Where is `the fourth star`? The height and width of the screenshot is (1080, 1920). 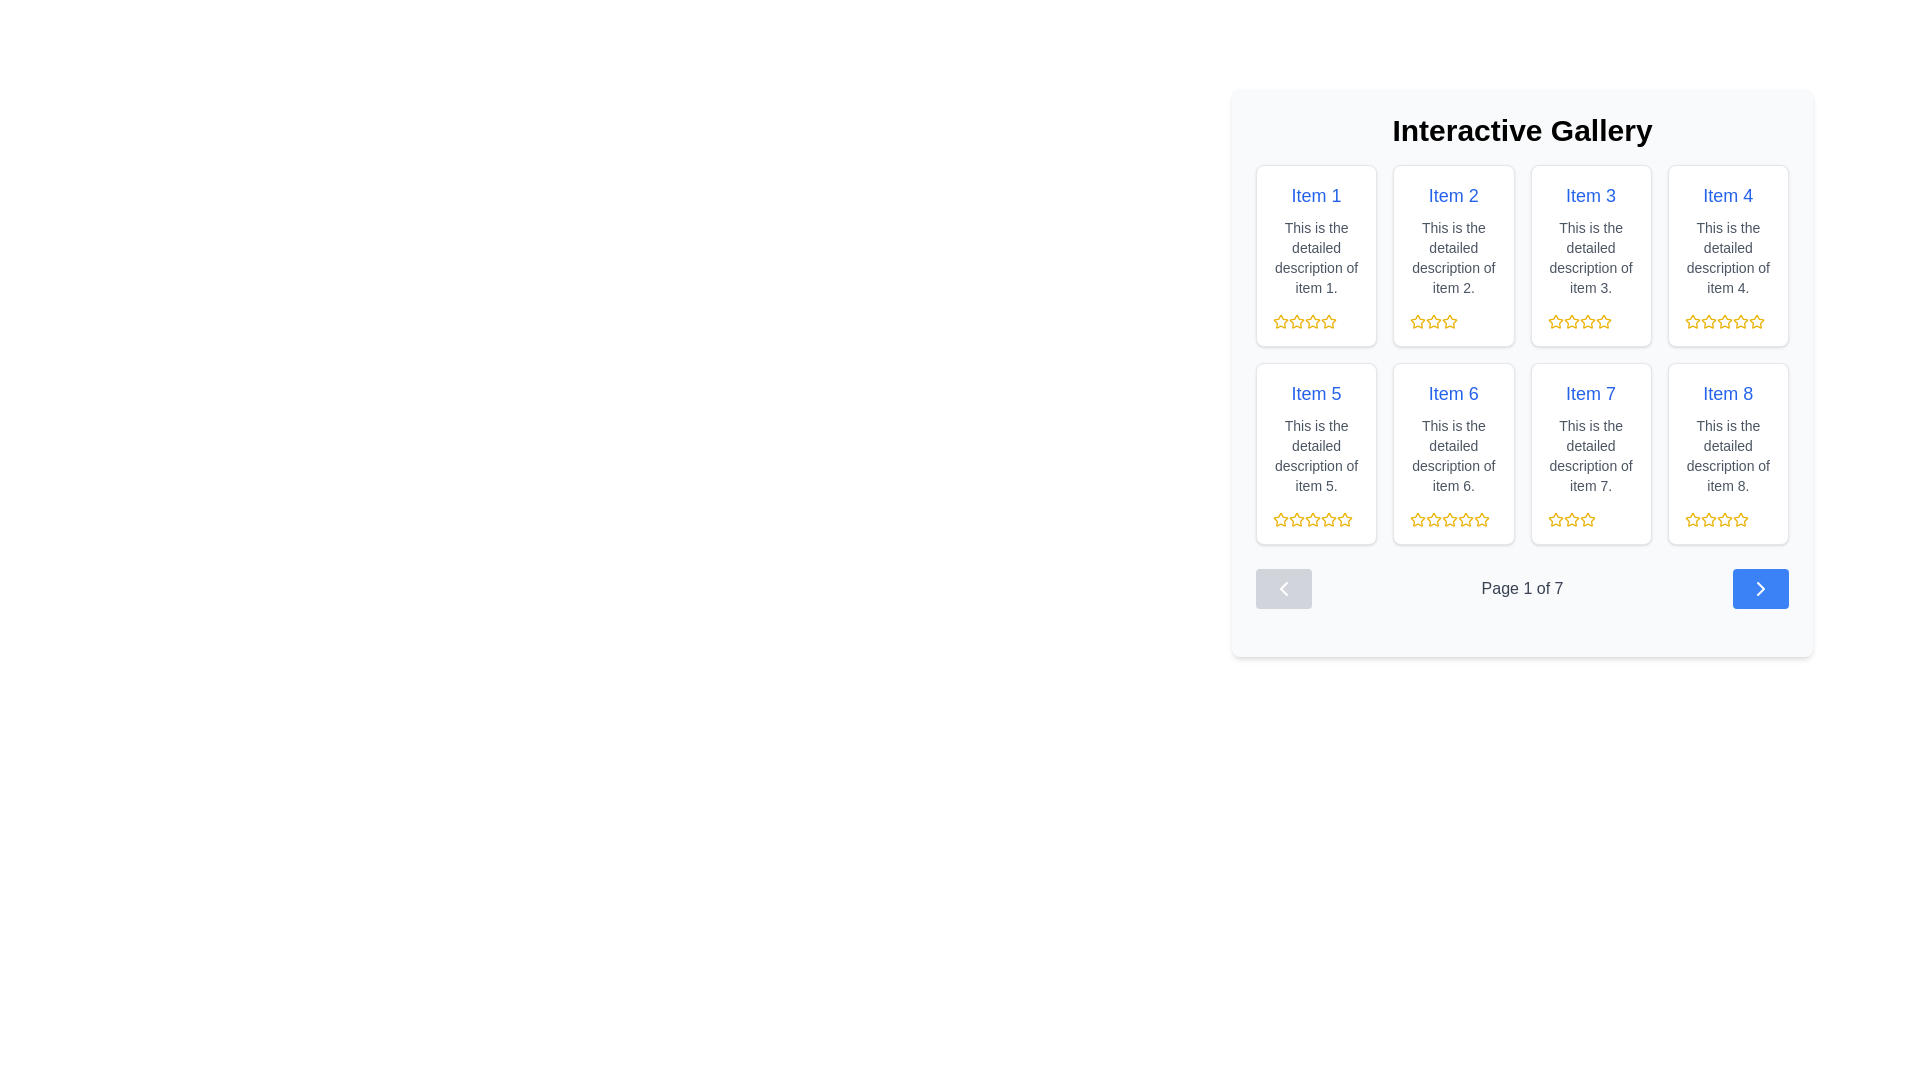 the fourth star is located at coordinates (1313, 320).